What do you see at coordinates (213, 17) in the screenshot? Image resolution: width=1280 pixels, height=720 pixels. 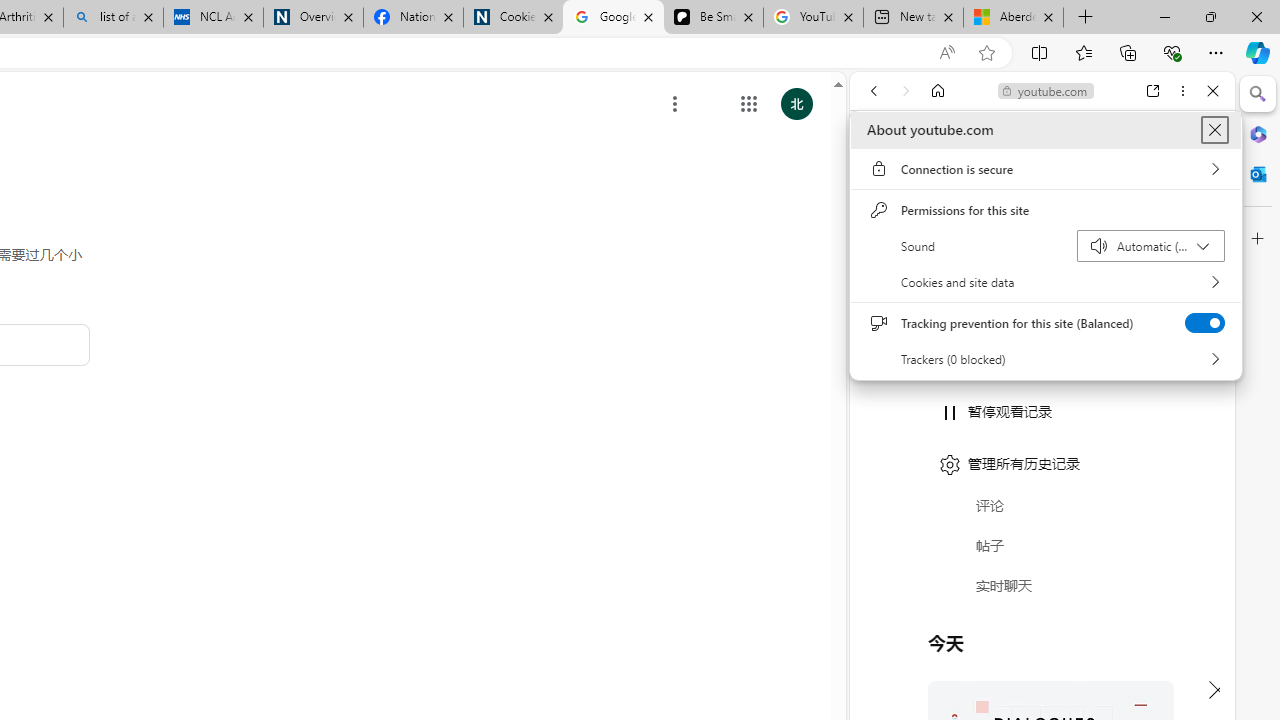 I see `'NCL Adult Asthma Inhaler Choice Guideline'` at bounding box center [213, 17].